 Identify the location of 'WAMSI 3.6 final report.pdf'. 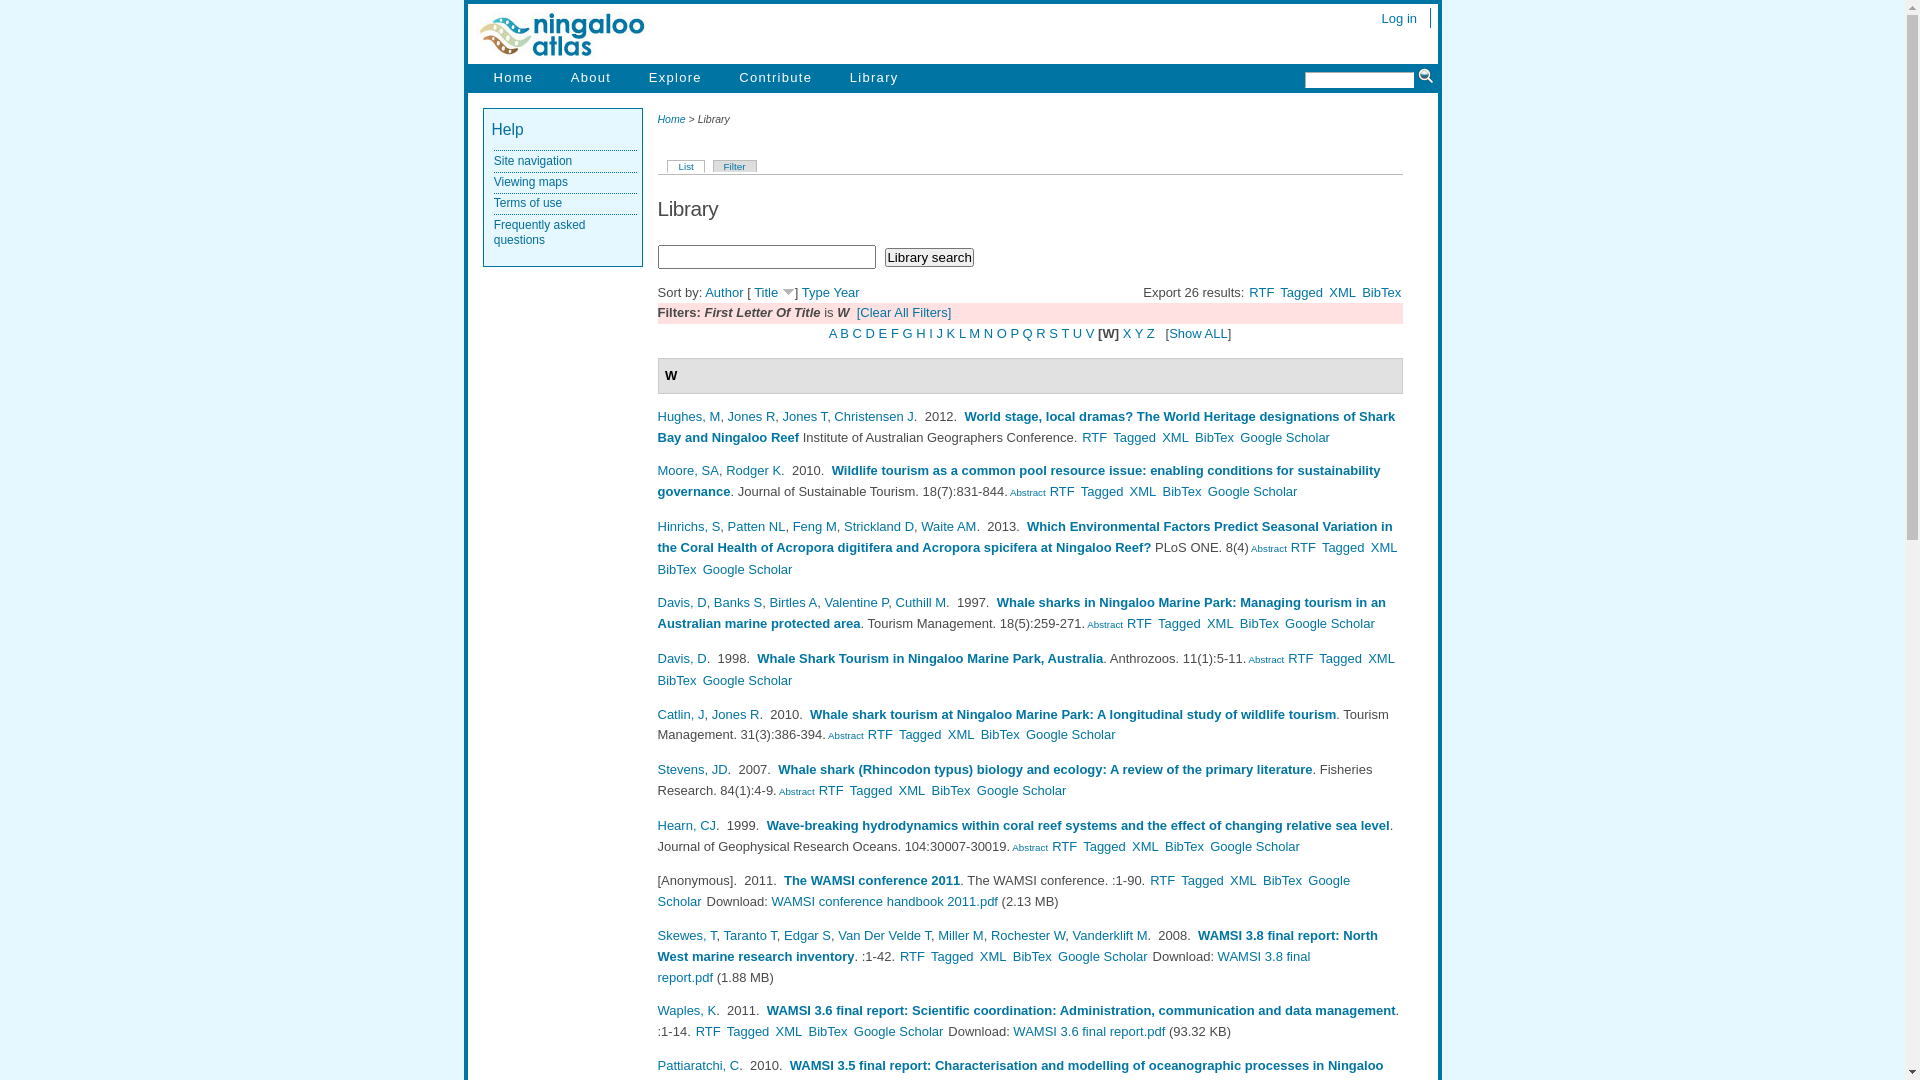
(1088, 1031).